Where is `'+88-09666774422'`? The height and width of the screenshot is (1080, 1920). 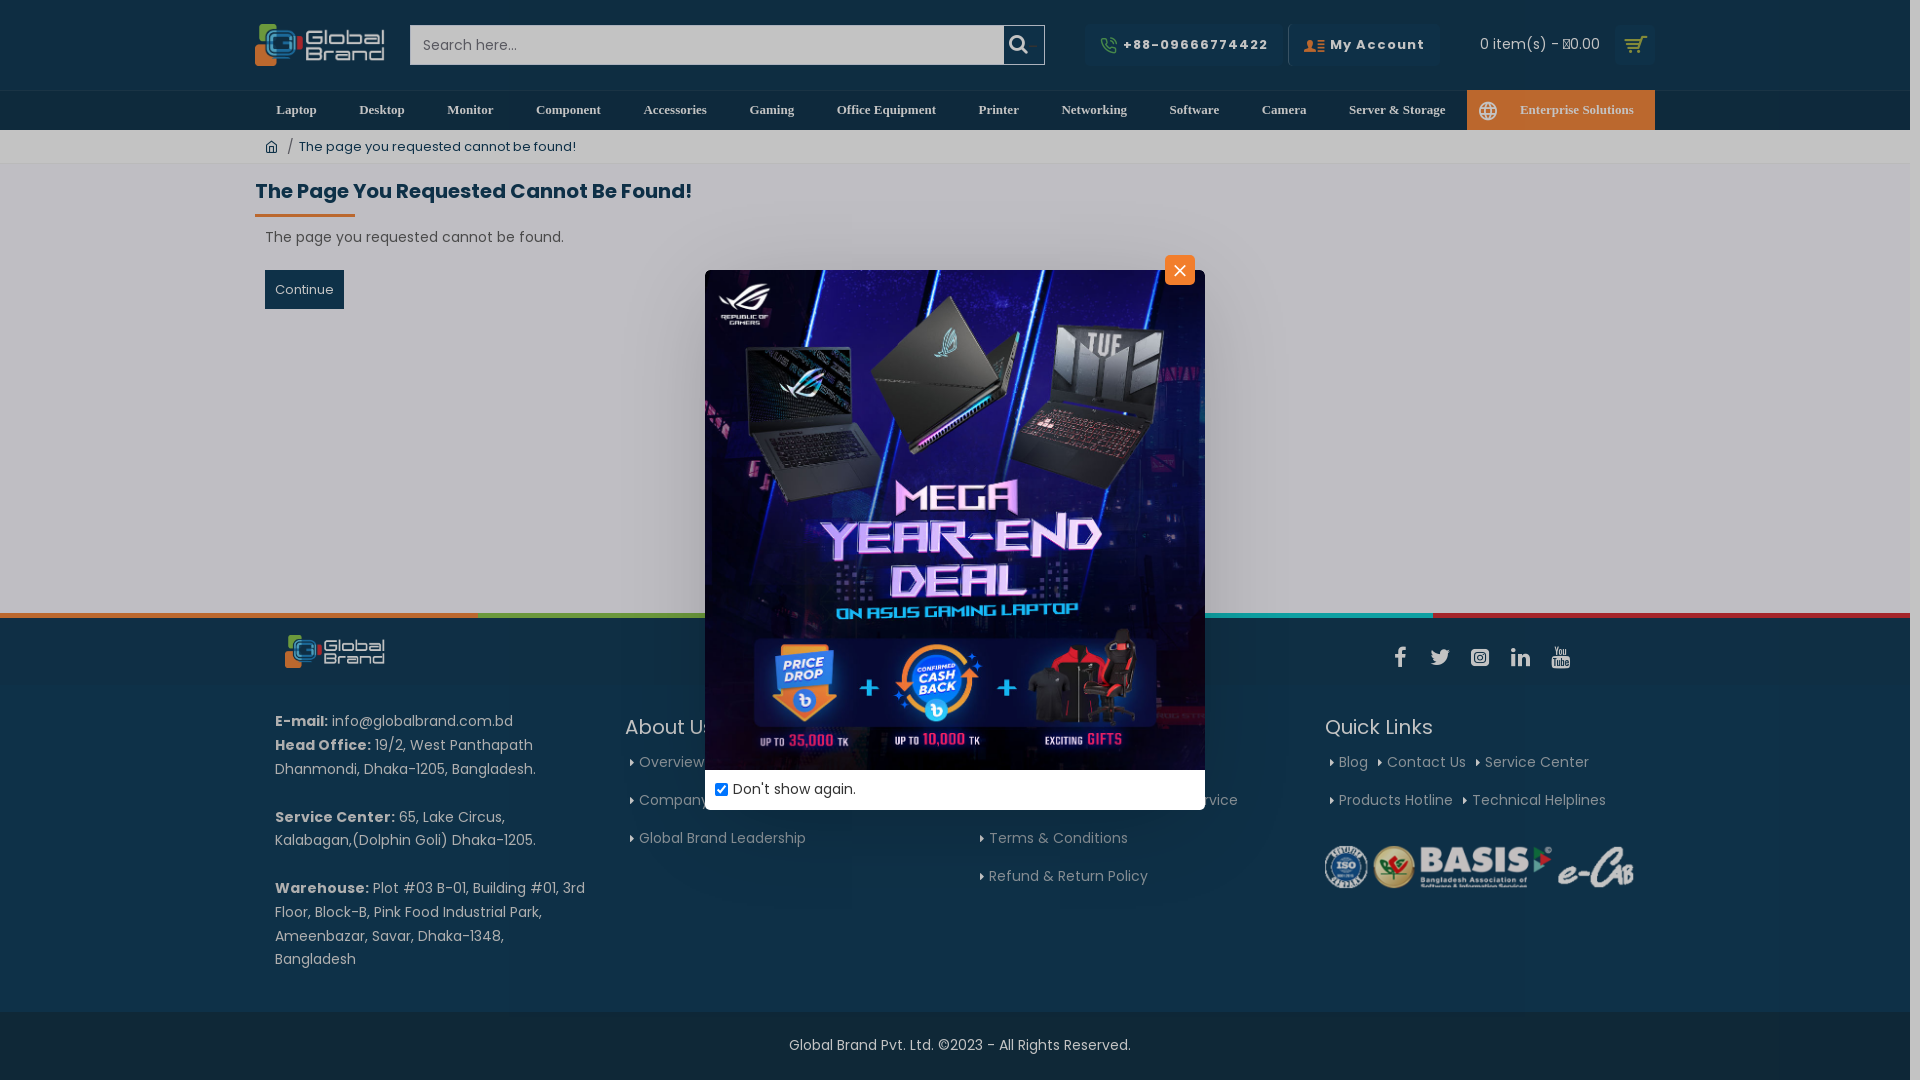 '+88-09666774422' is located at coordinates (1184, 45).